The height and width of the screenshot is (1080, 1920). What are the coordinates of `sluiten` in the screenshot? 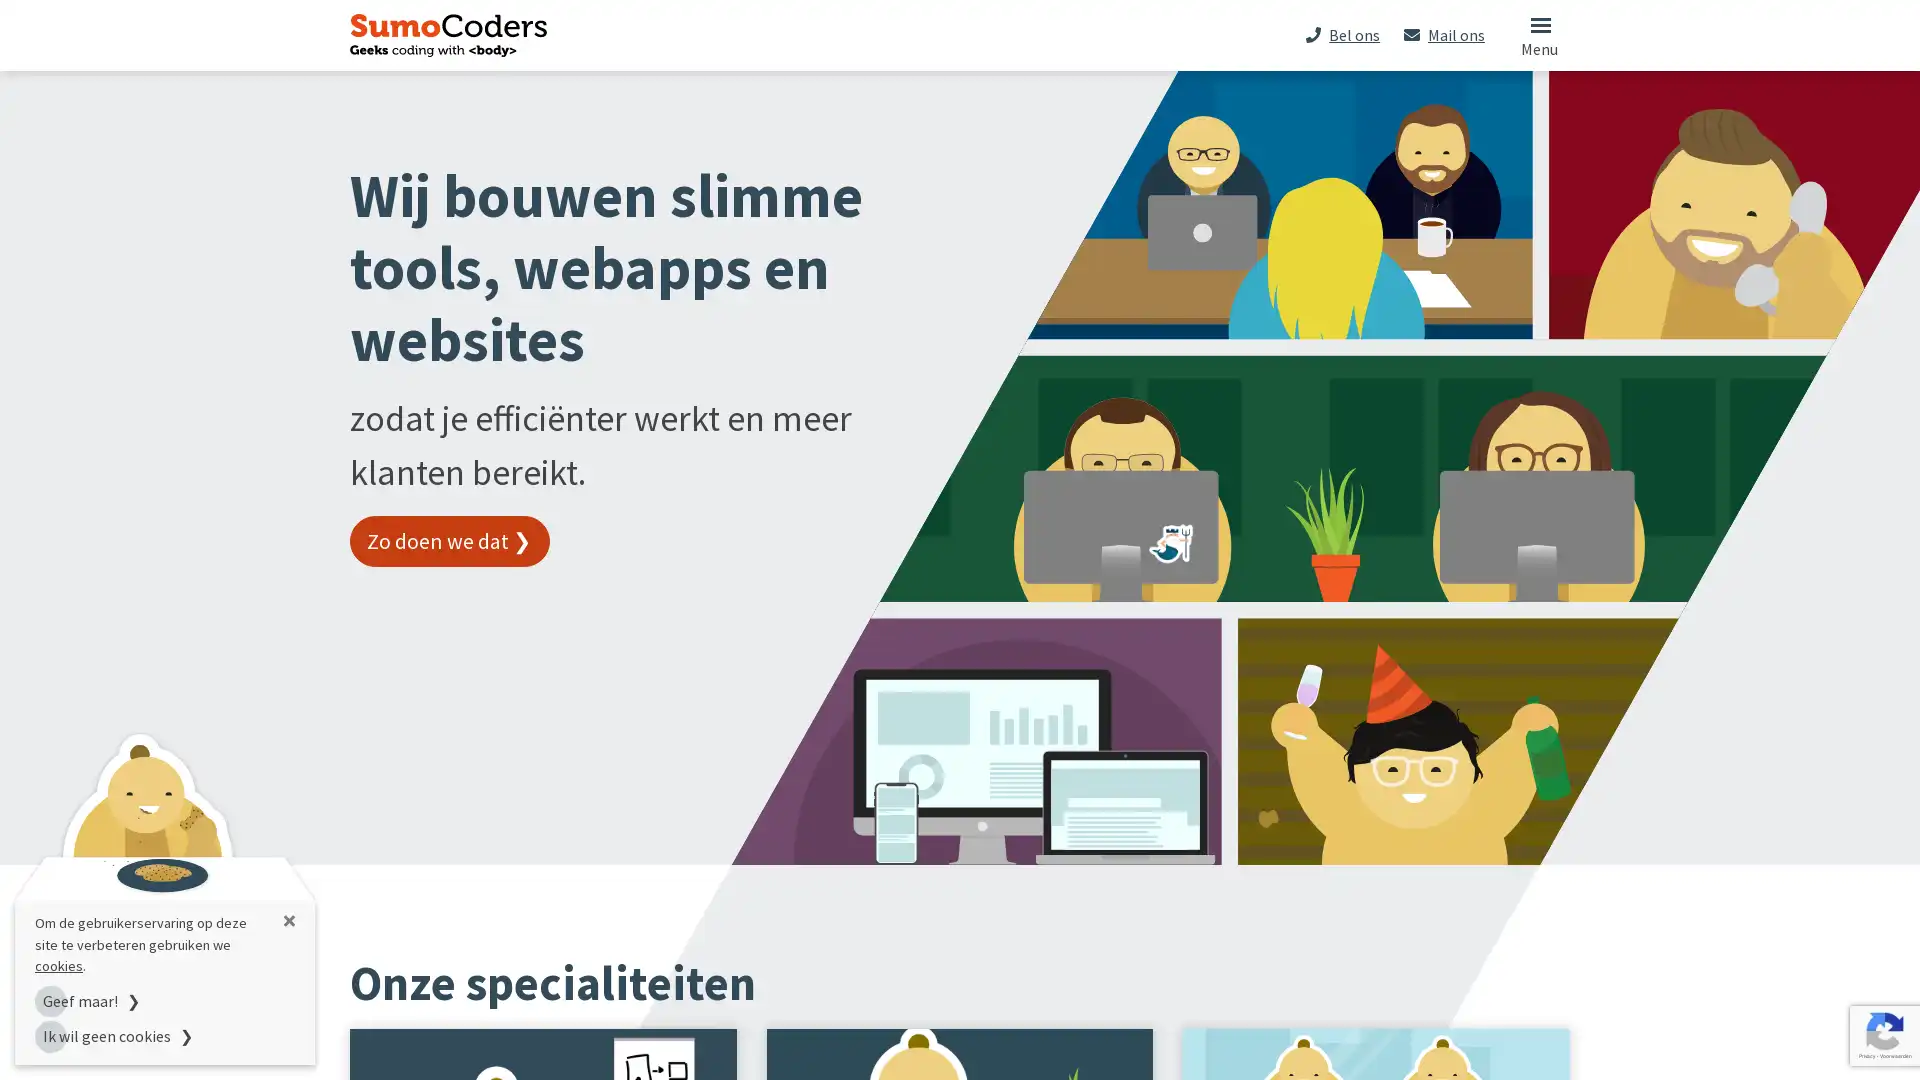 It's located at (288, 920).